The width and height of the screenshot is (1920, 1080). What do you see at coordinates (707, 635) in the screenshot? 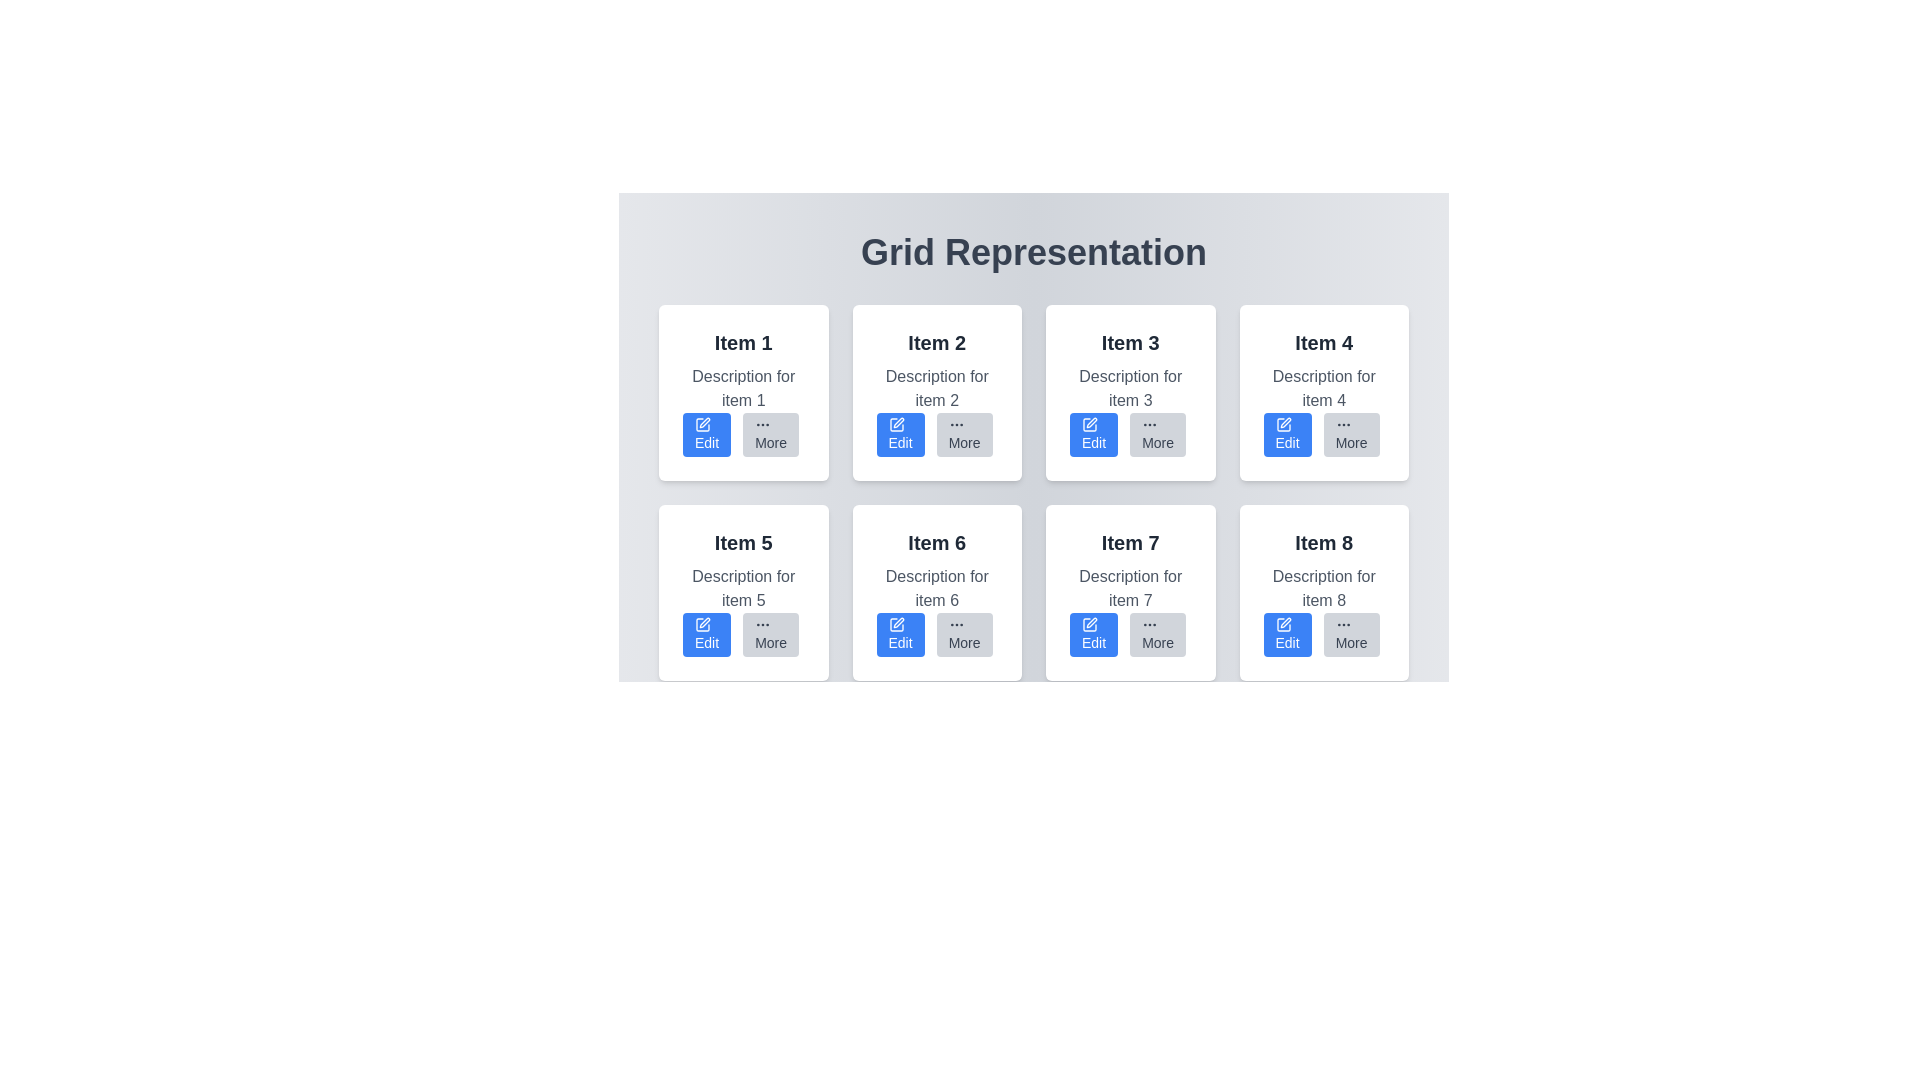
I see `the edit button located in the bottom-left section of the card for 'Item 5' to initiate editing` at bounding box center [707, 635].